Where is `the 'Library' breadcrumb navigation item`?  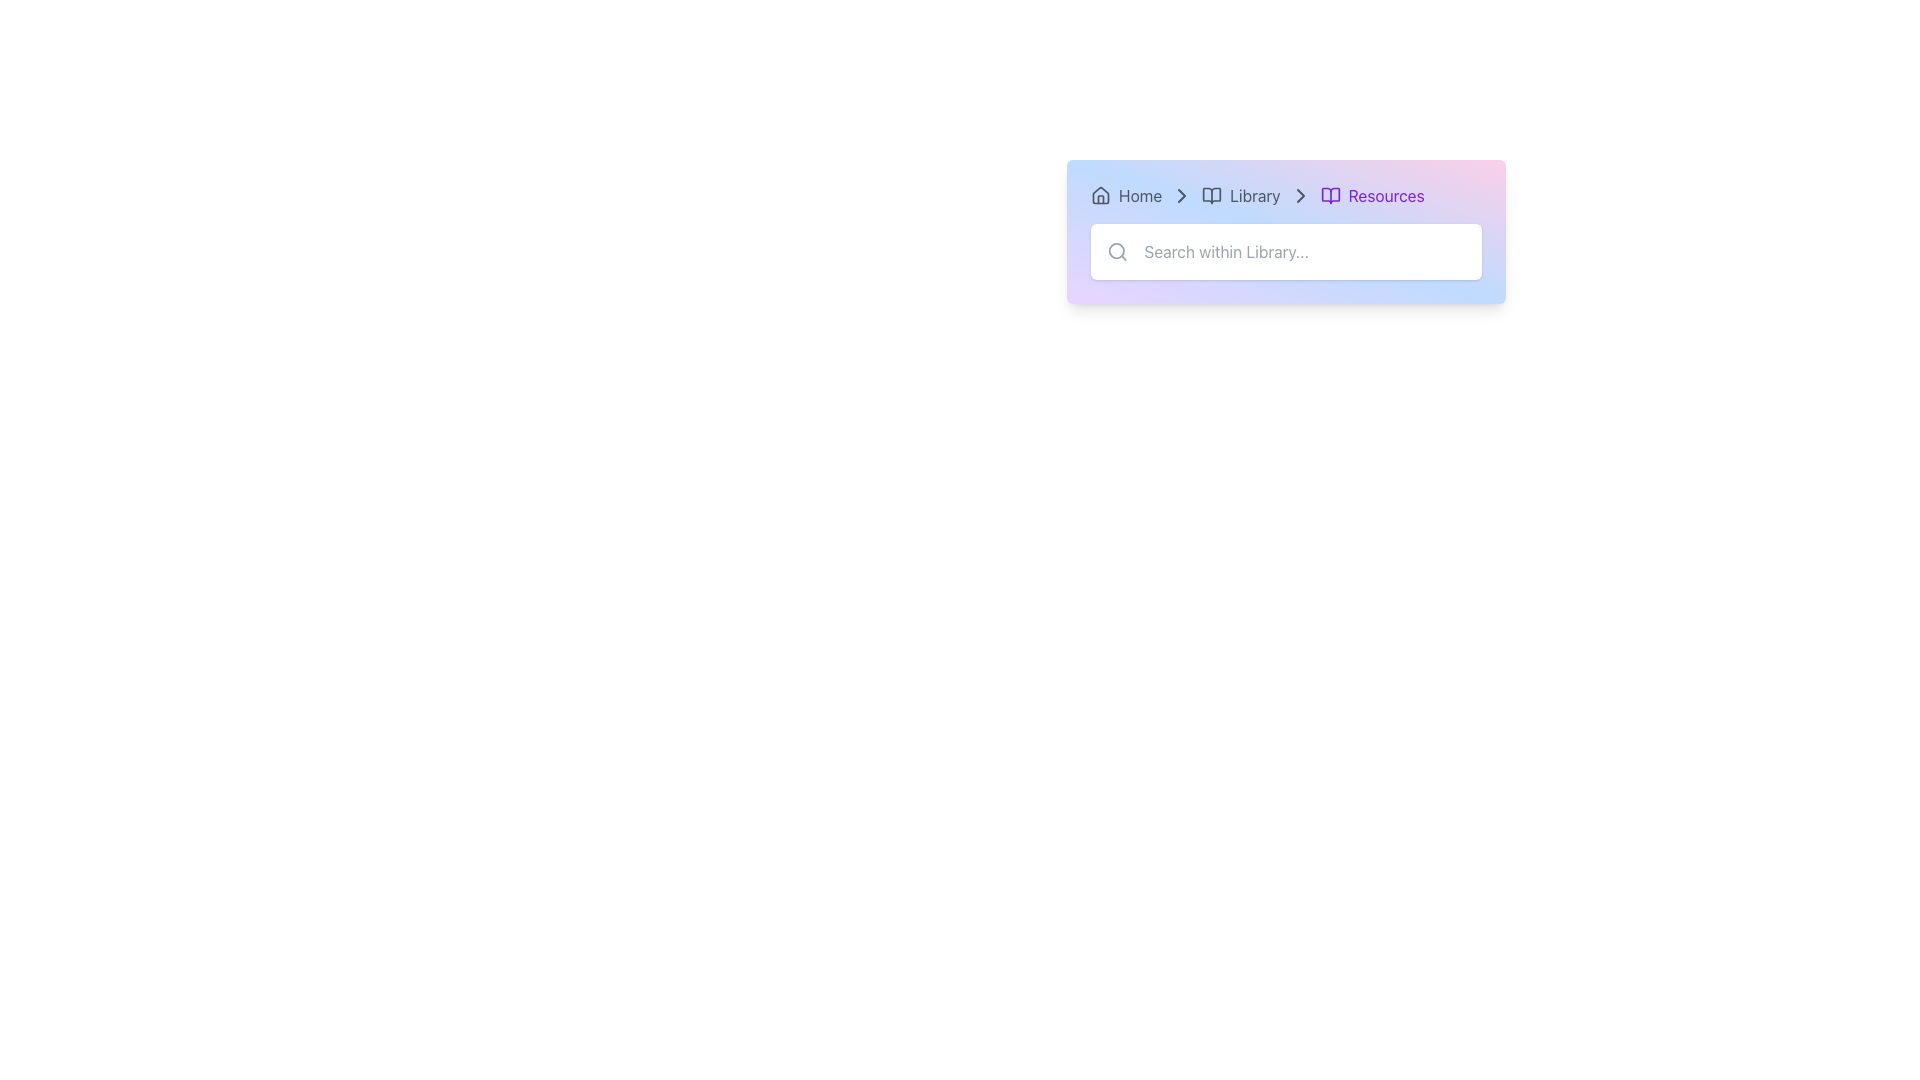 the 'Library' breadcrumb navigation item is located at coordinates (1240, 196).